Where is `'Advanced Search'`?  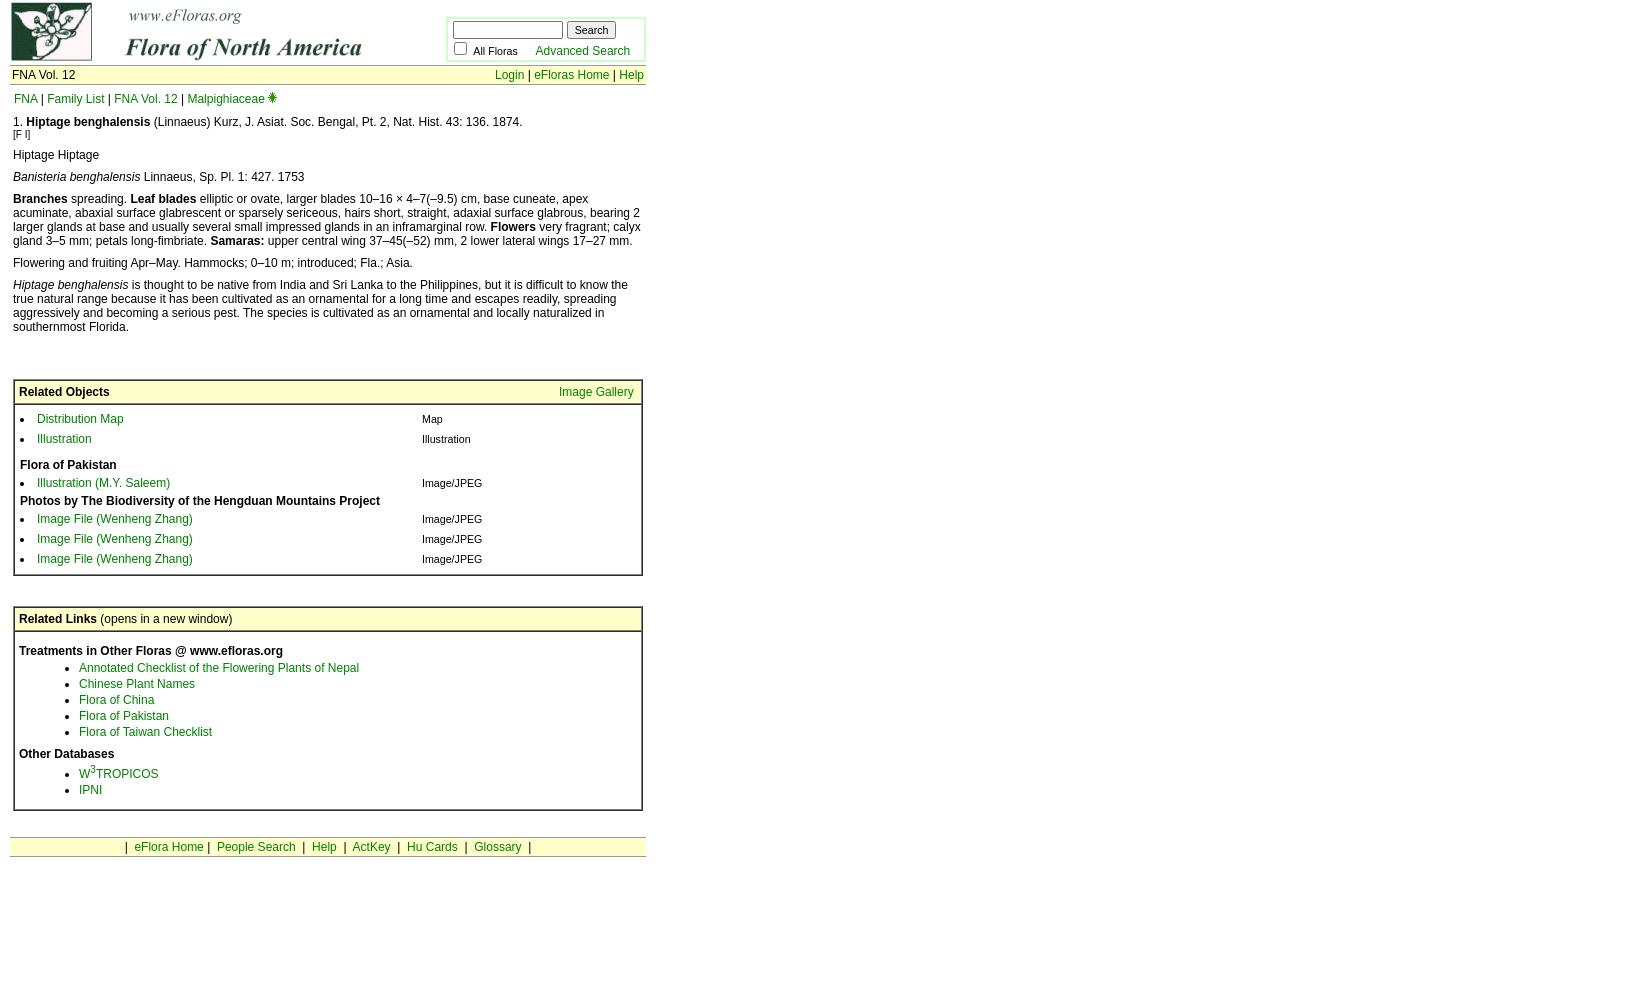
'Advanced Search' is located at coordinates (533, 51).